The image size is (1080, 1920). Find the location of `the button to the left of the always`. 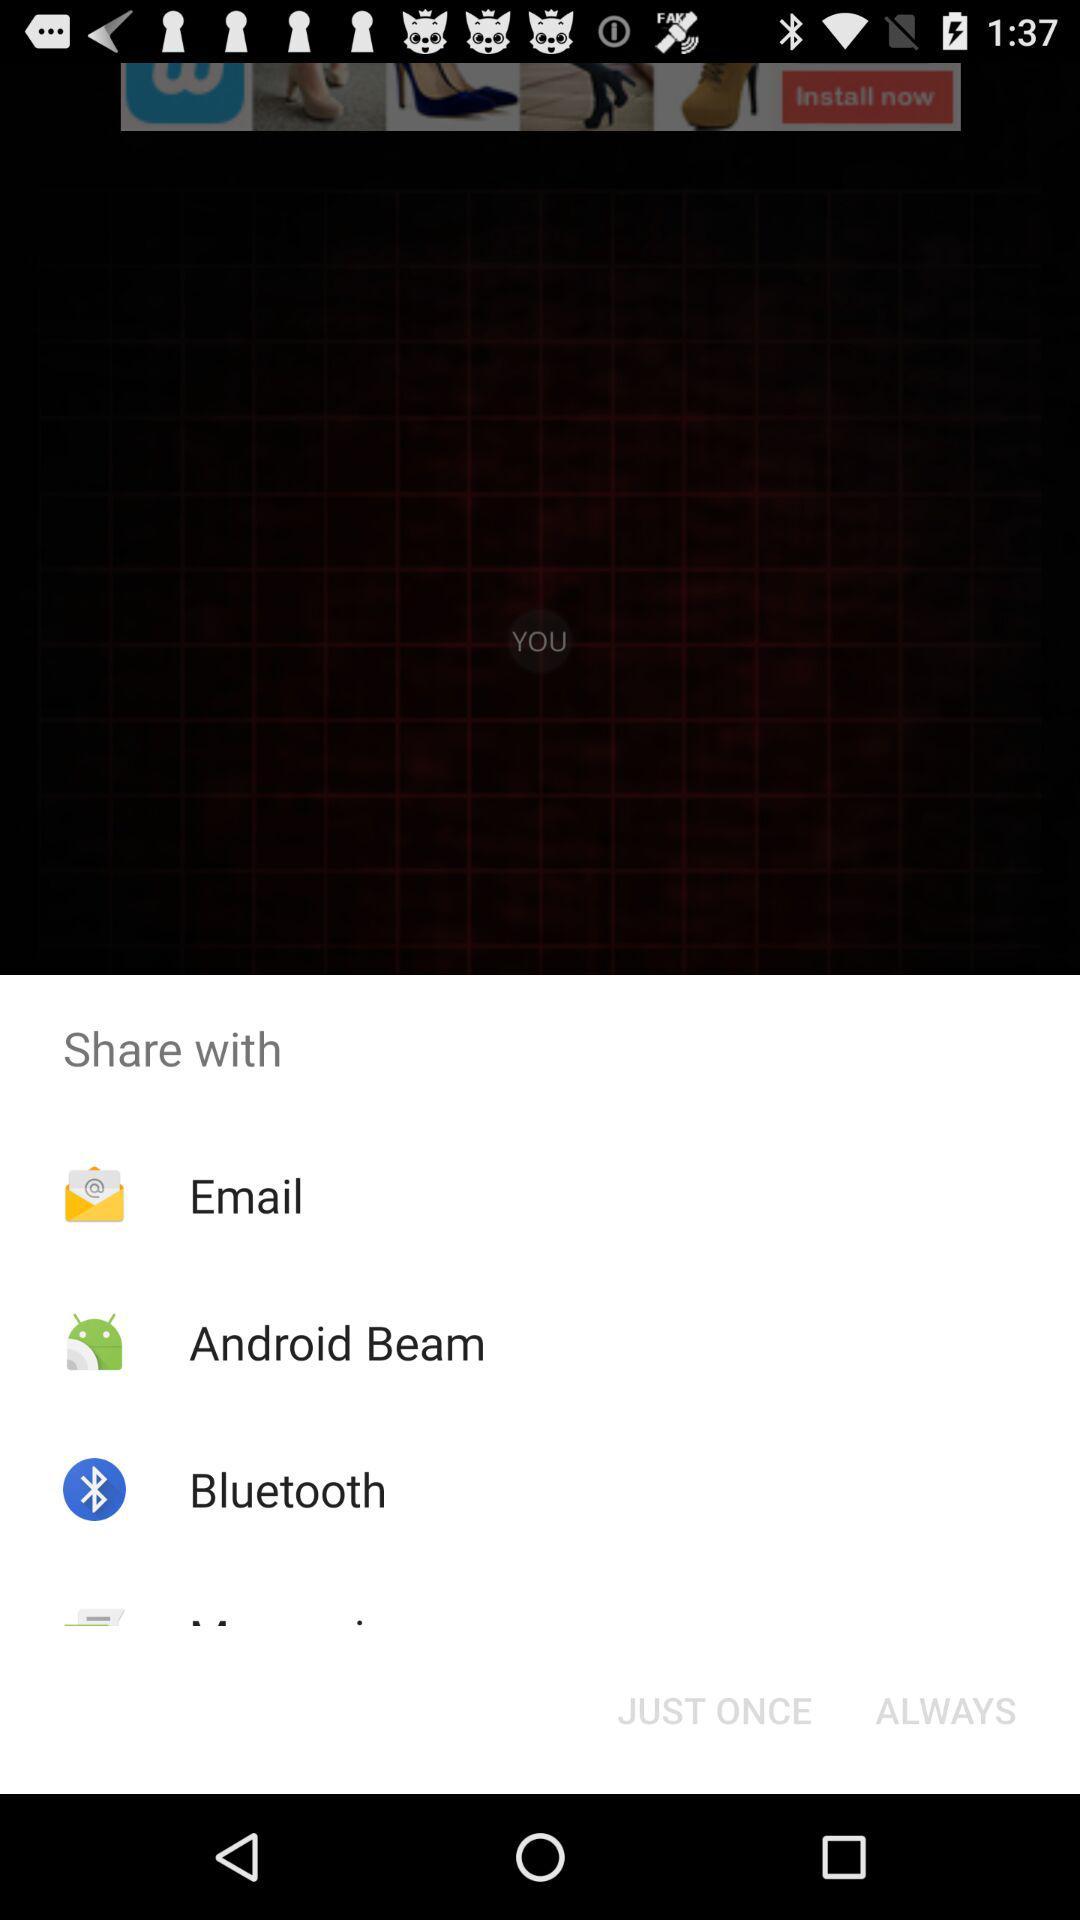

the button to the left of the always is located at coordinates (713, 1708).